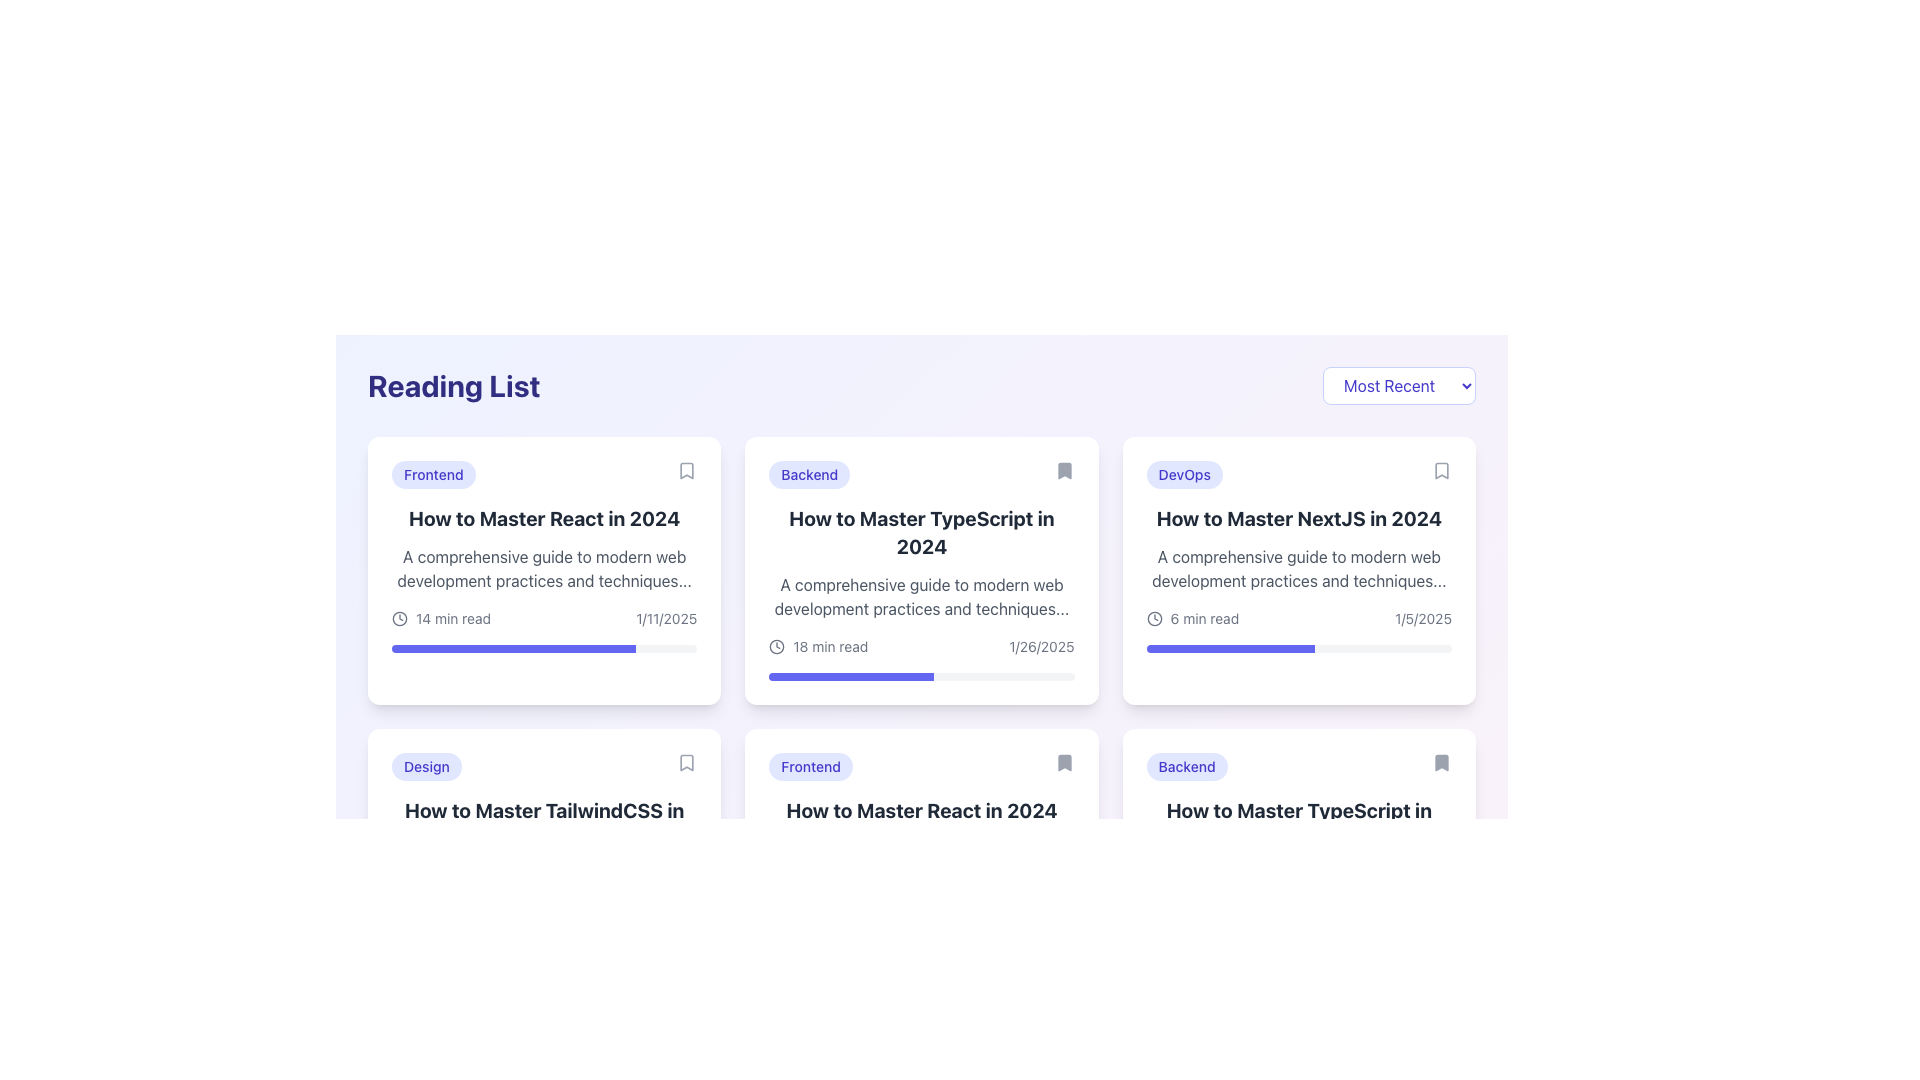  Describe the element at coordinates (544, 569) in the screenshot. I see `text description located below the title 'How to Master React in 2024' within the card component, positioned between the title and metadata about the reading time and date` at that location.